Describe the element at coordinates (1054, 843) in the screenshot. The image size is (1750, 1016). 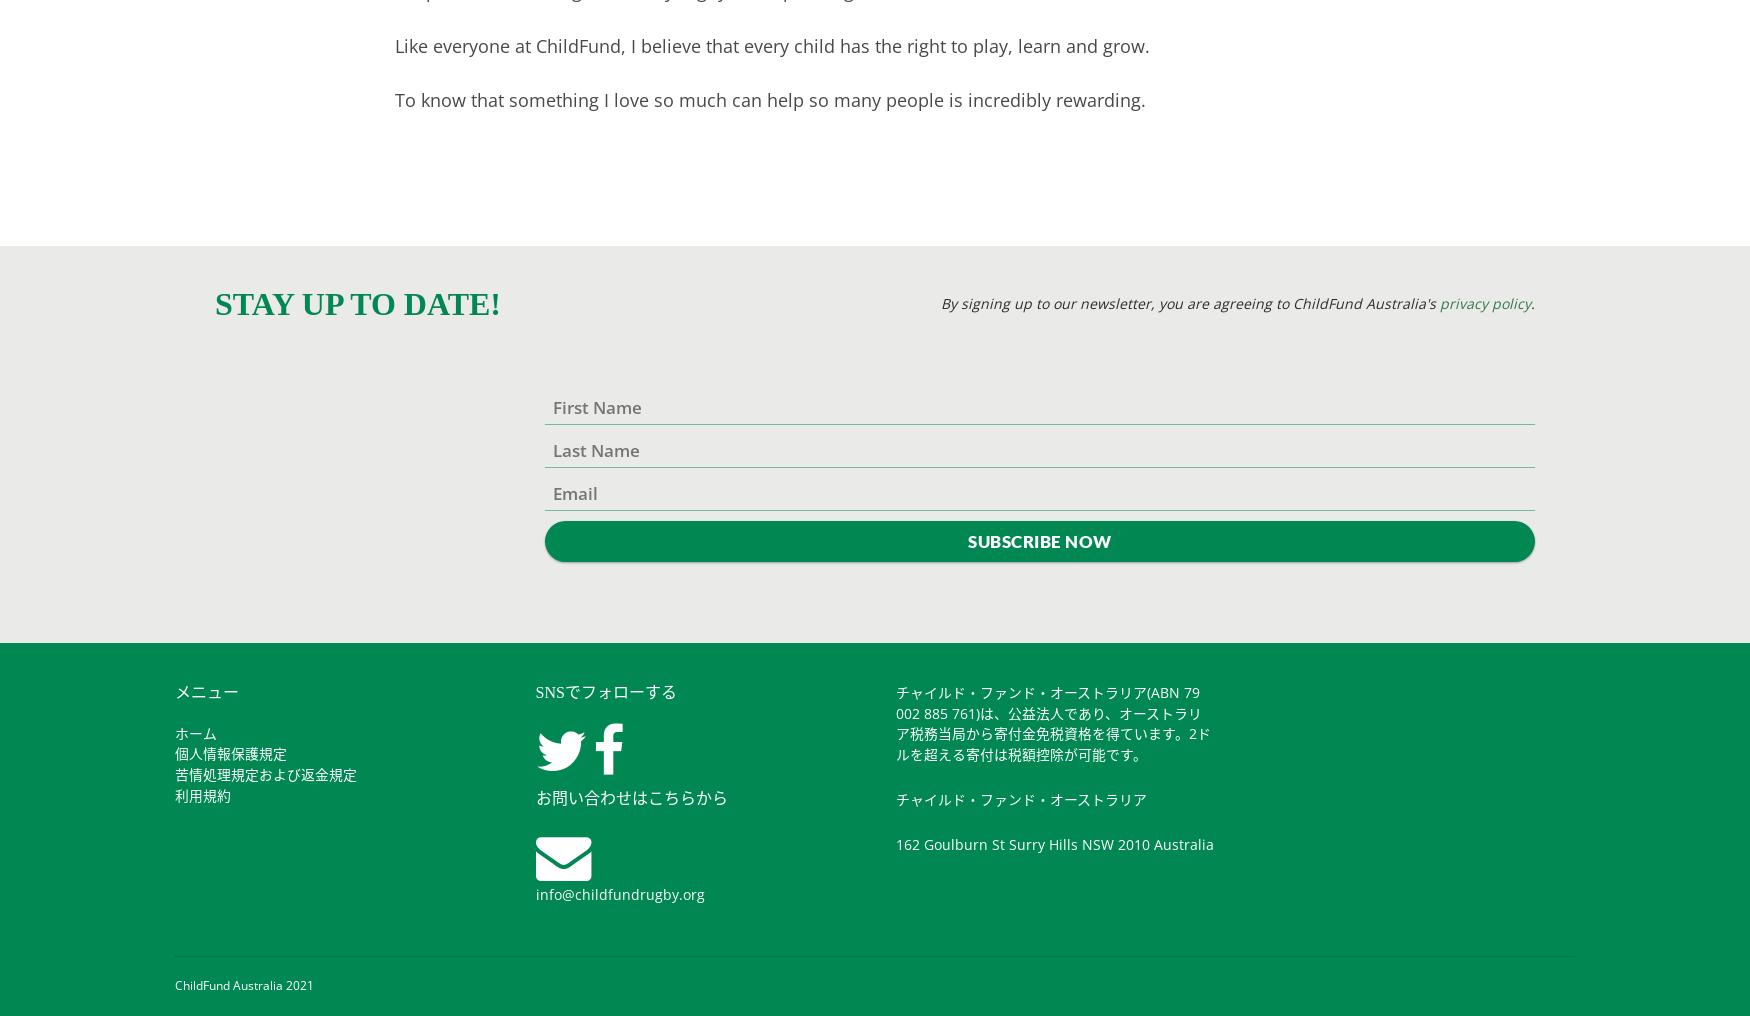
I see `'162 Goulburn St Surry Hills NSW 2010 Australia'` at that location.